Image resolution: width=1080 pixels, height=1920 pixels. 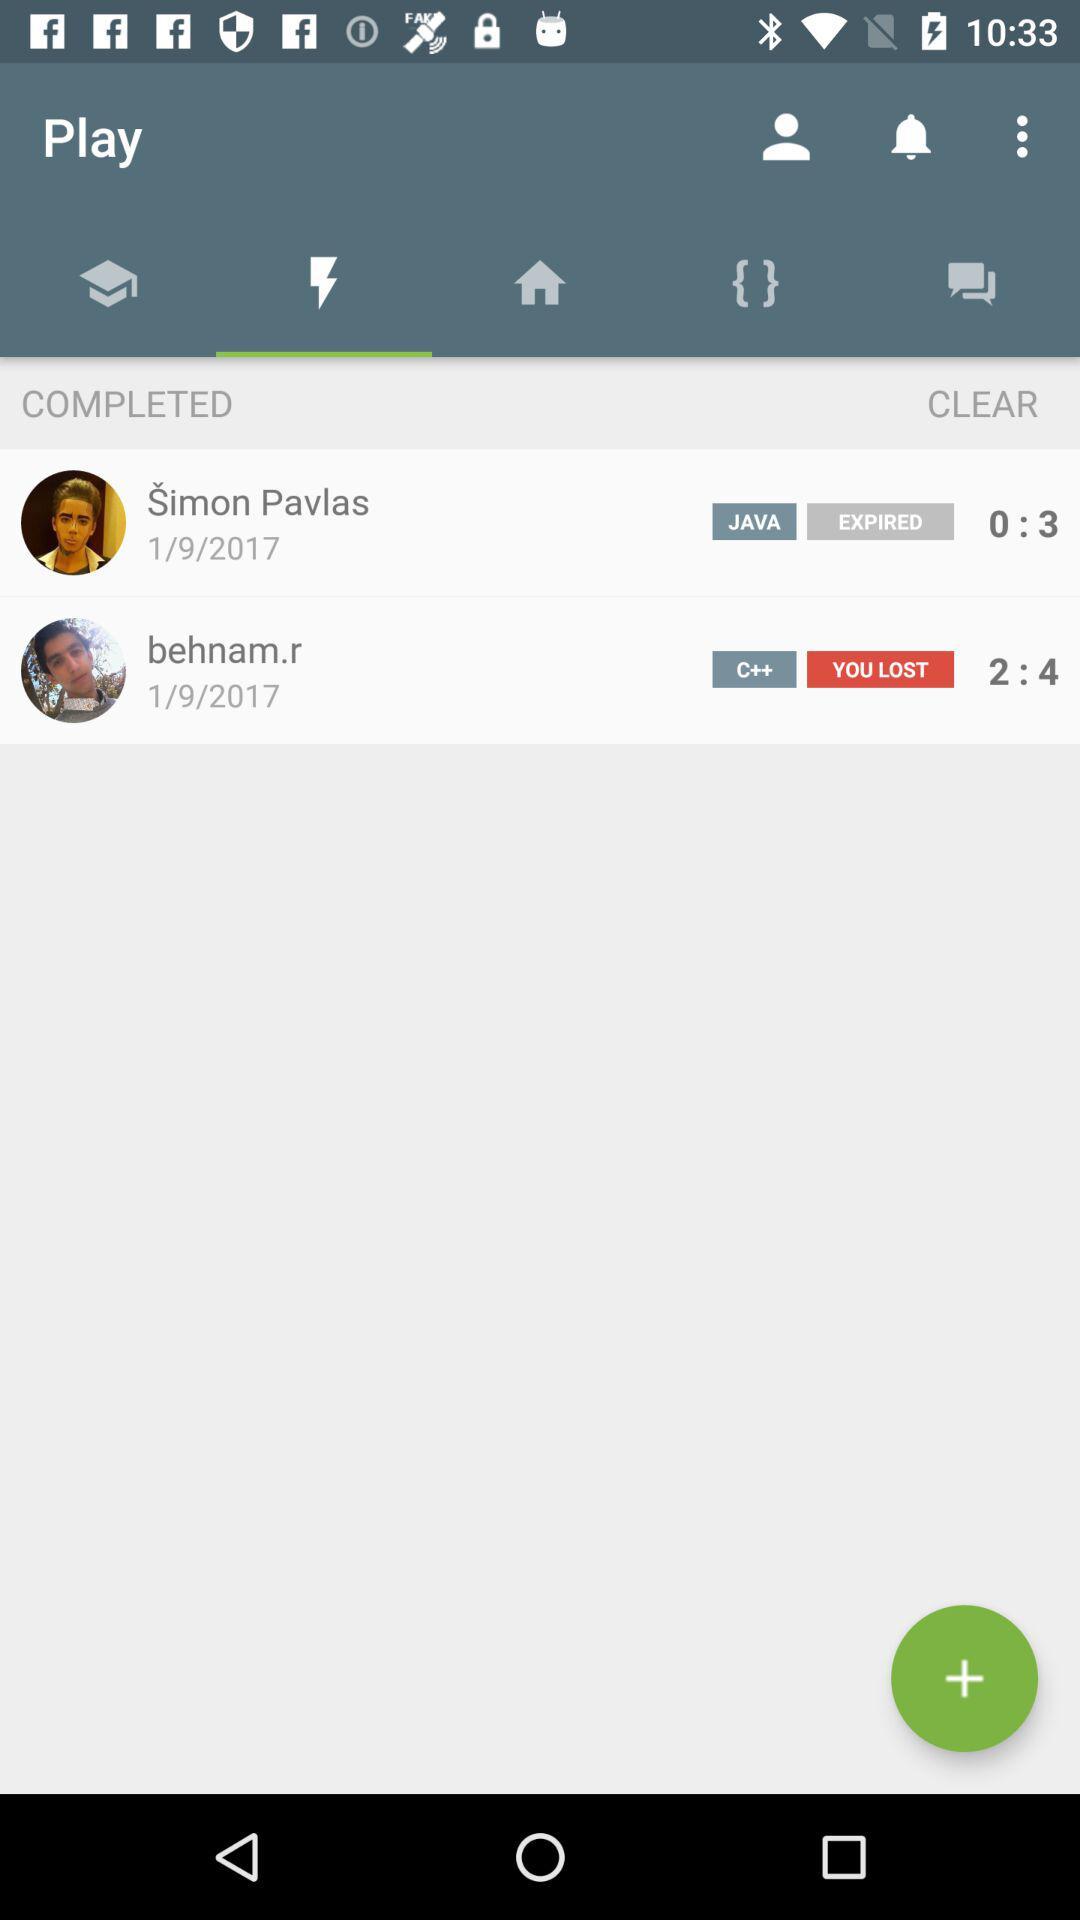 What do you see at coordinates (785, 135) in the screenshot?
I see `item to the right of the play` at bounding box center [785, 135].